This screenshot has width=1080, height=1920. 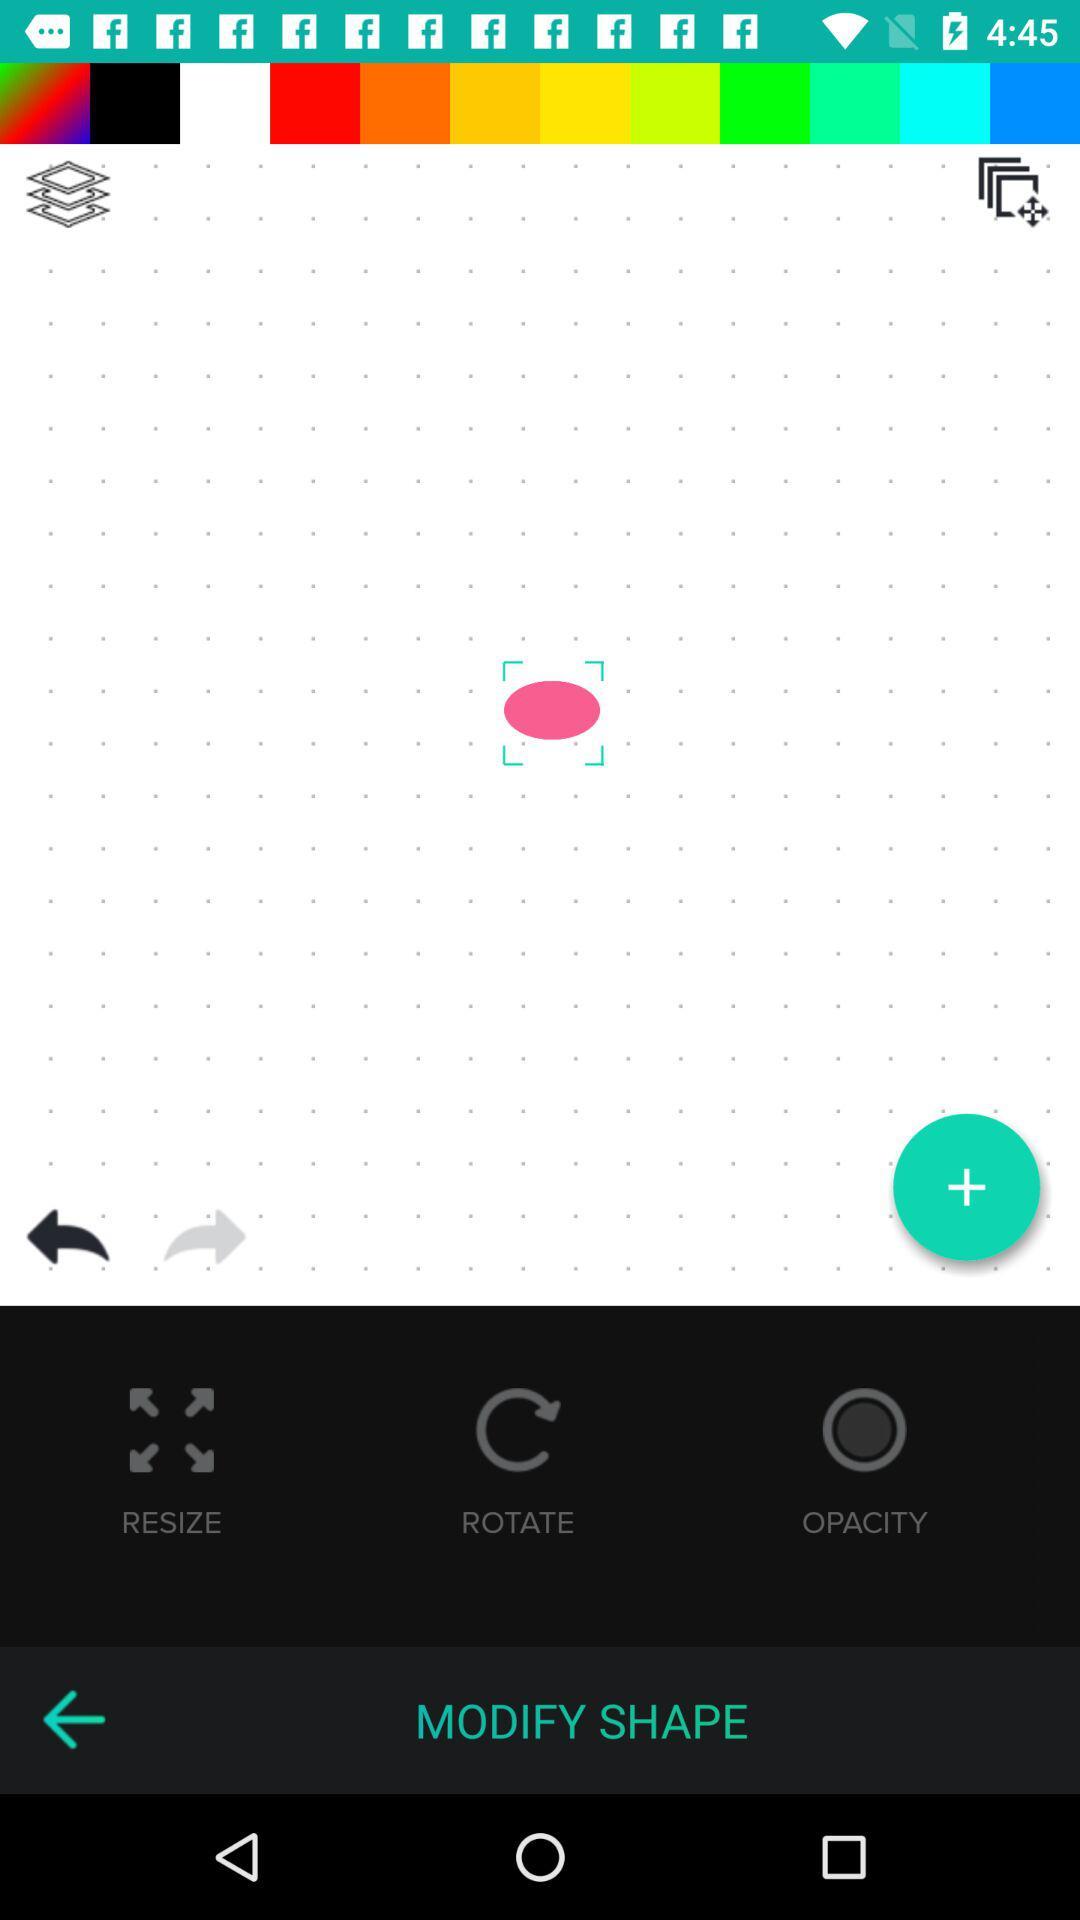 I want to click on next, so click(x=204, y=1236).